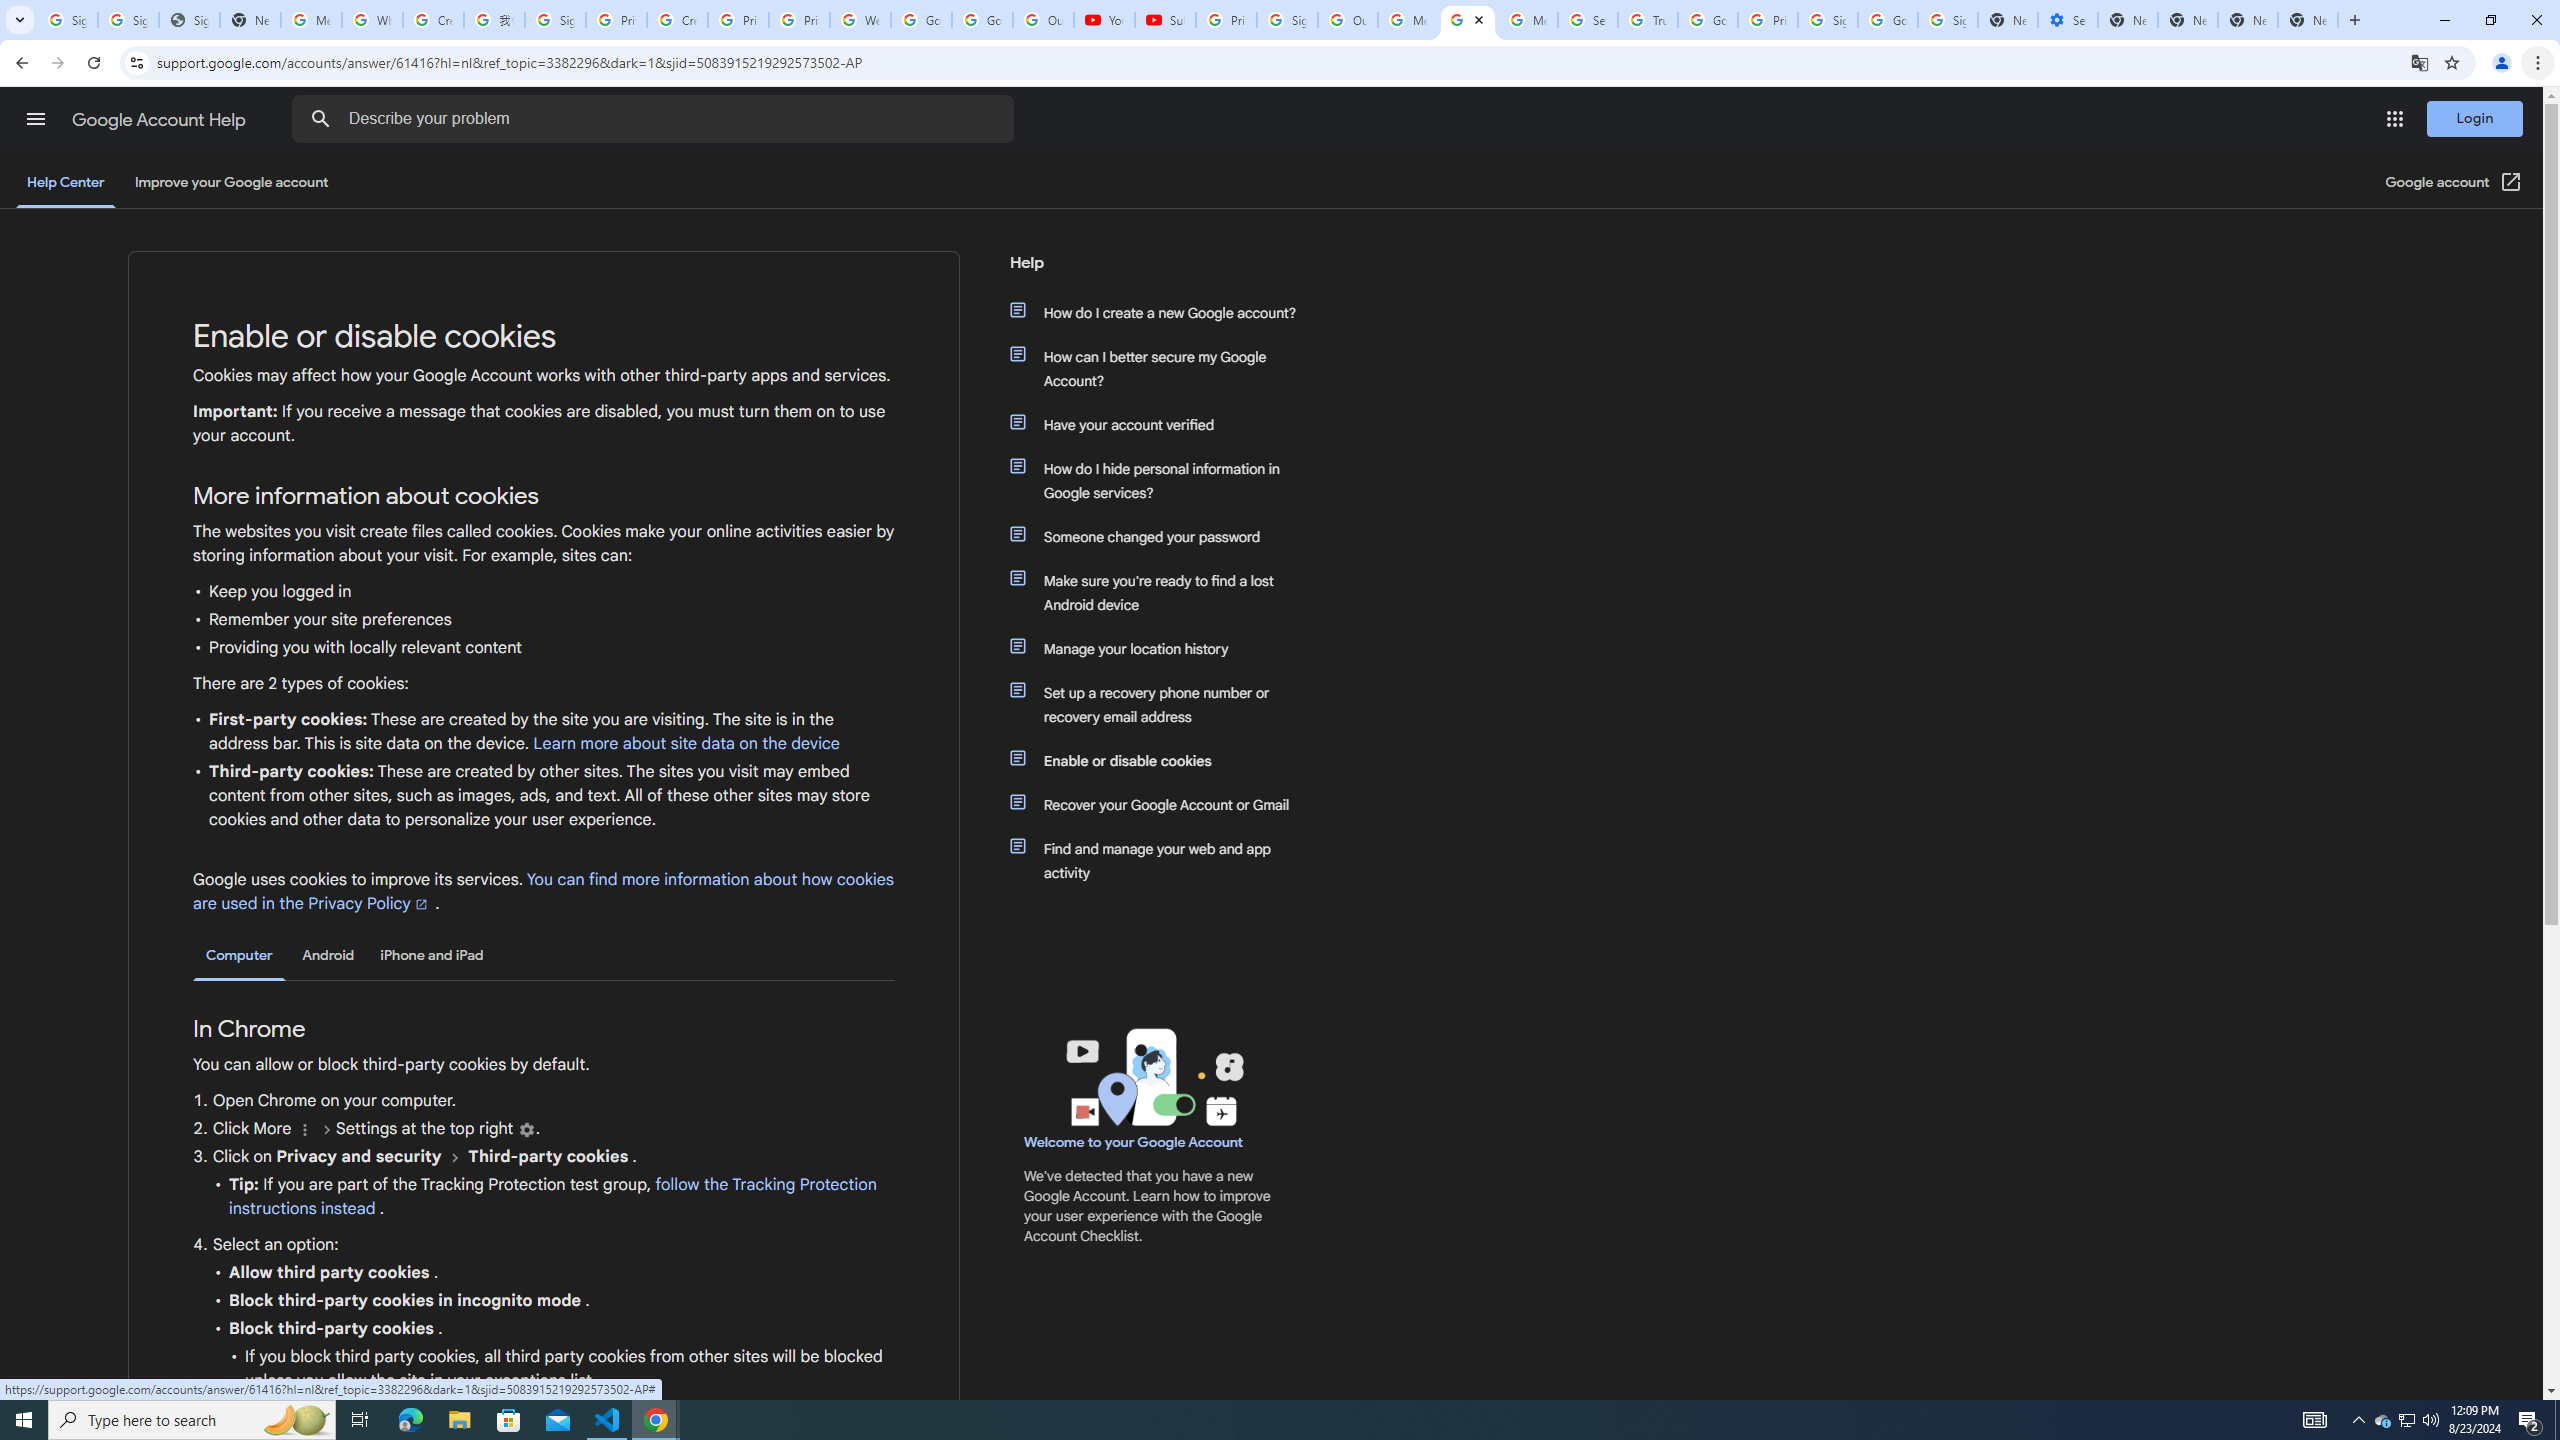 Image resolution: width=2560 pixels, height=1440 pixels. What do you see at coordinates (686, 743) in the screenshot?
I see `'Learn more about site data on the device'` at bounding box center [686, 743].